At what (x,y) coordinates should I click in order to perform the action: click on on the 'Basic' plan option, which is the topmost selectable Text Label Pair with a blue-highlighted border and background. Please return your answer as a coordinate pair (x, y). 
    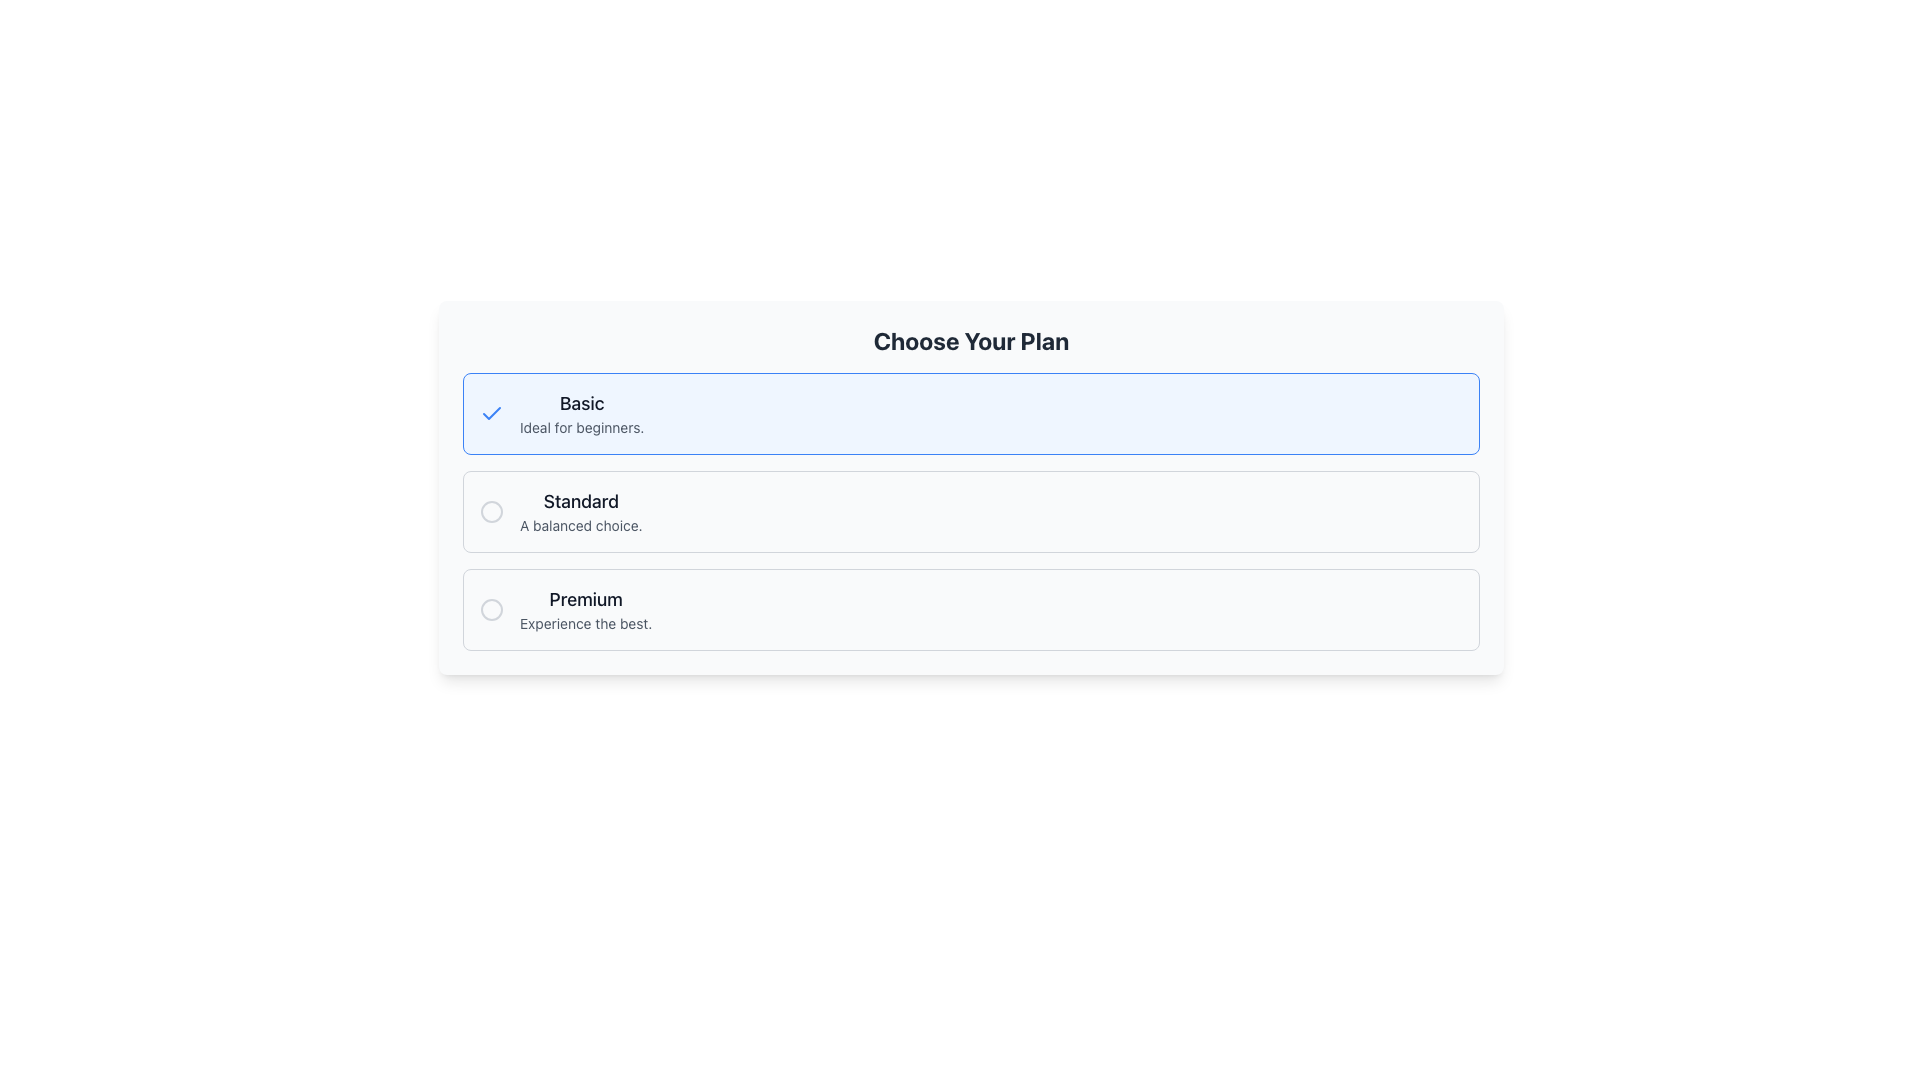
    Looking at the image, I should click on (580, 412).